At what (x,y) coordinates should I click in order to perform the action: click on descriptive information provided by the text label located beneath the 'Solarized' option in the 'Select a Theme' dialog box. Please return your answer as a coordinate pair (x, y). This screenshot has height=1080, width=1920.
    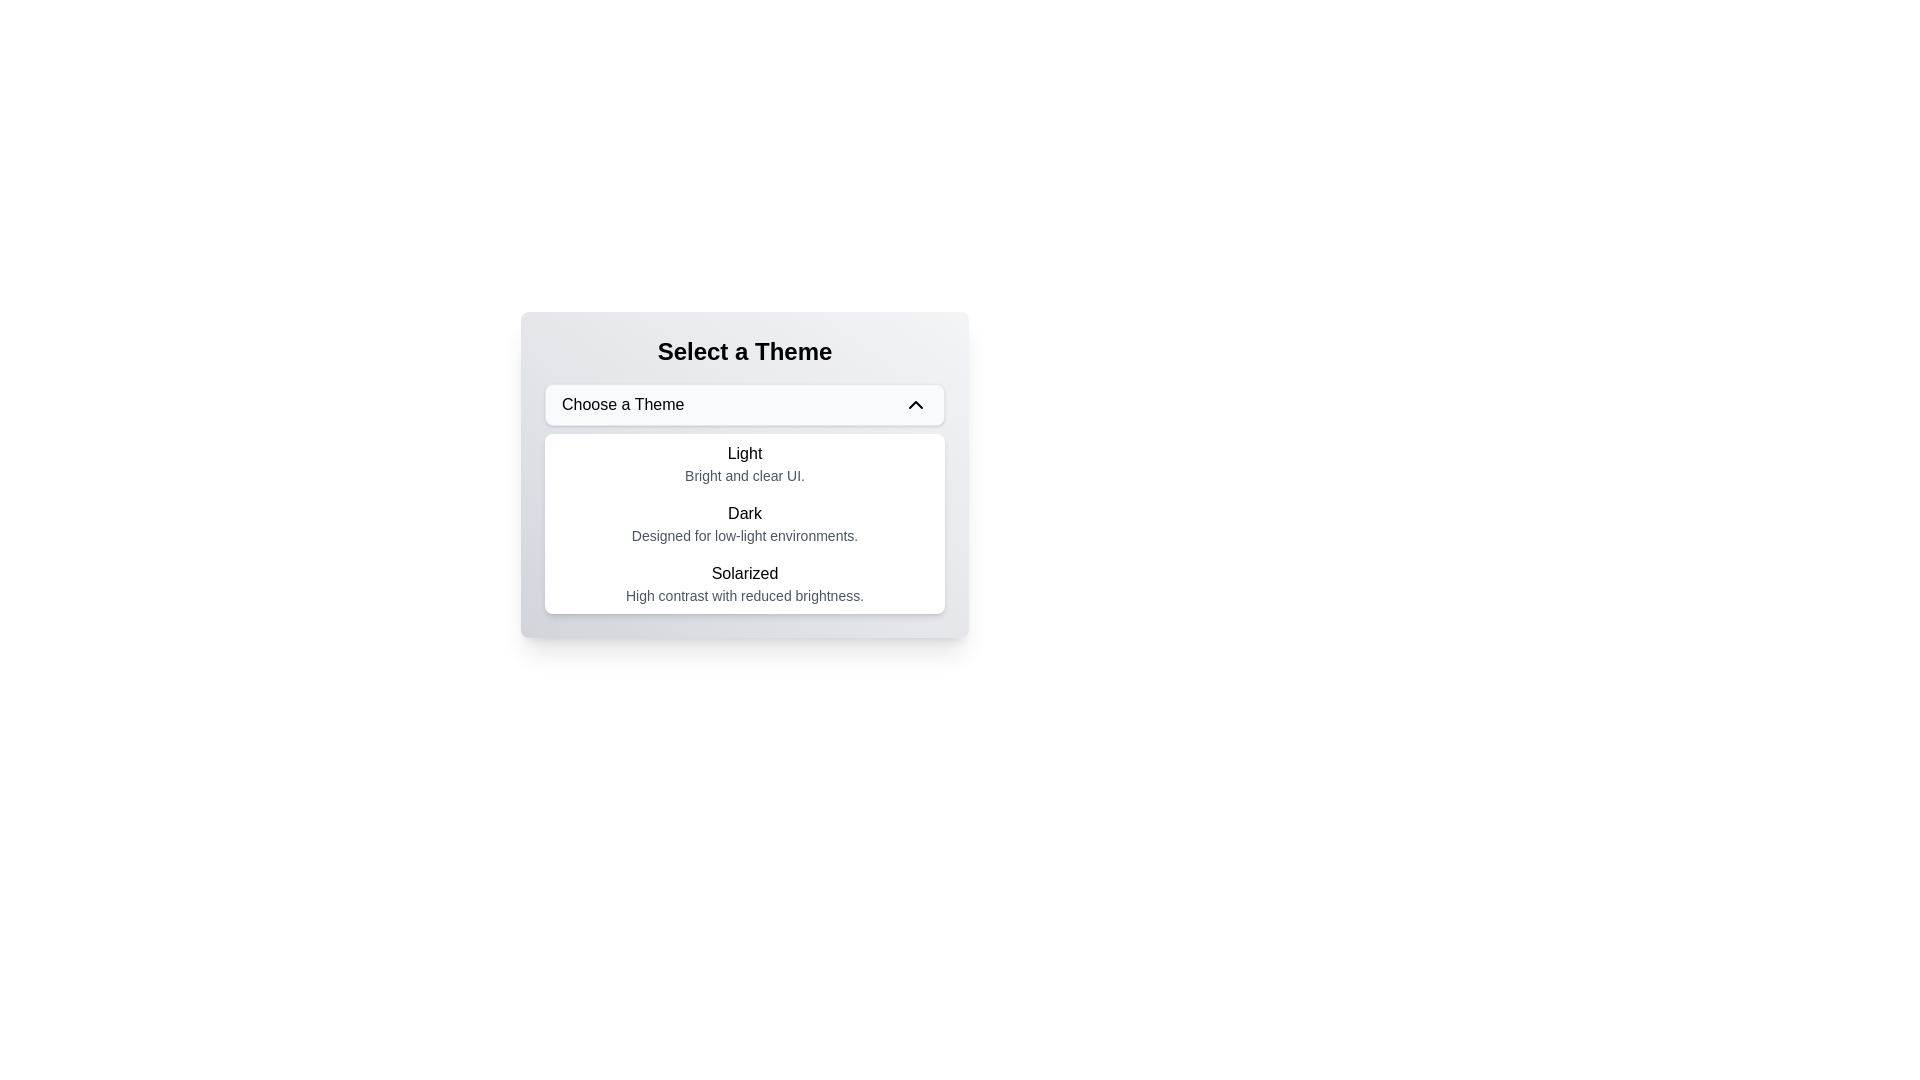
    Looking at the image, I should click on (743, 595).